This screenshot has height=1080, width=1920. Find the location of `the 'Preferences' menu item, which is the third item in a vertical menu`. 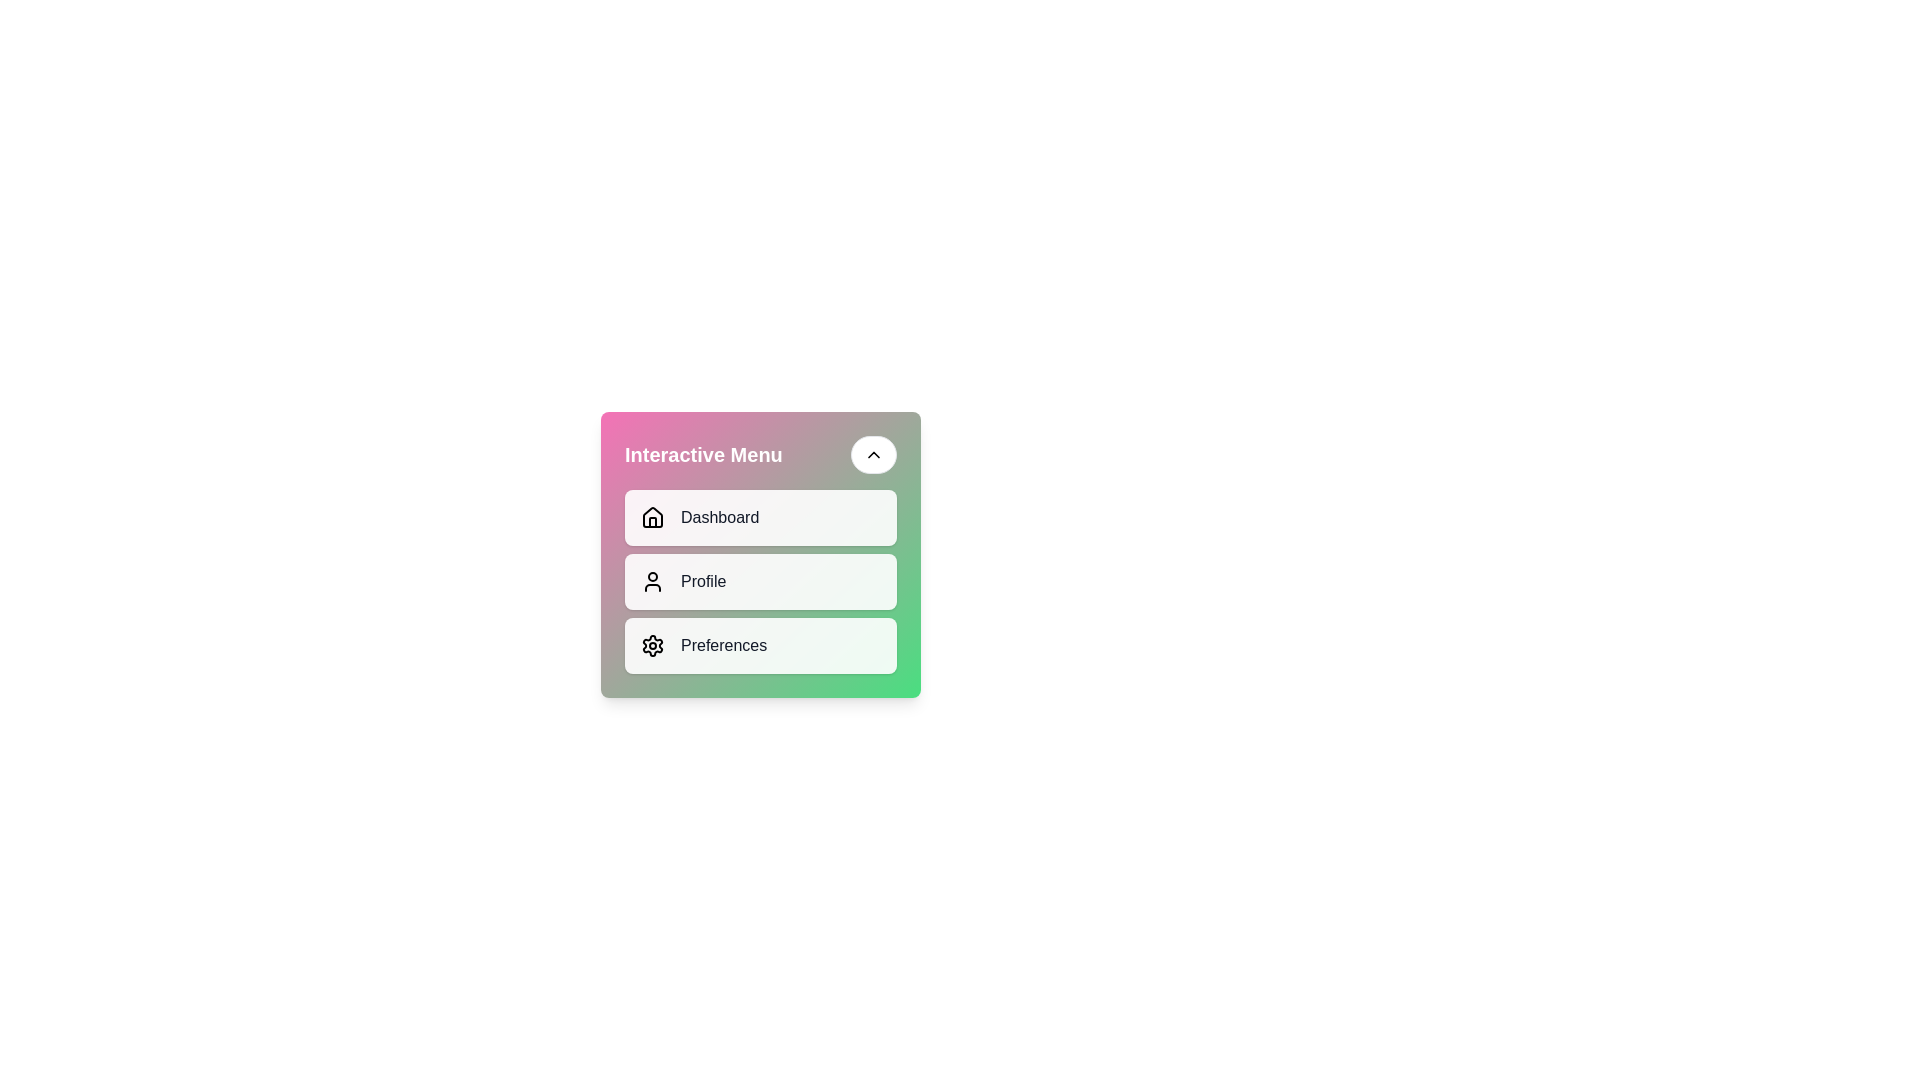

the 'Preferences' menu item, which is the third item in a vertical menu is located at coordinates (760, 645).